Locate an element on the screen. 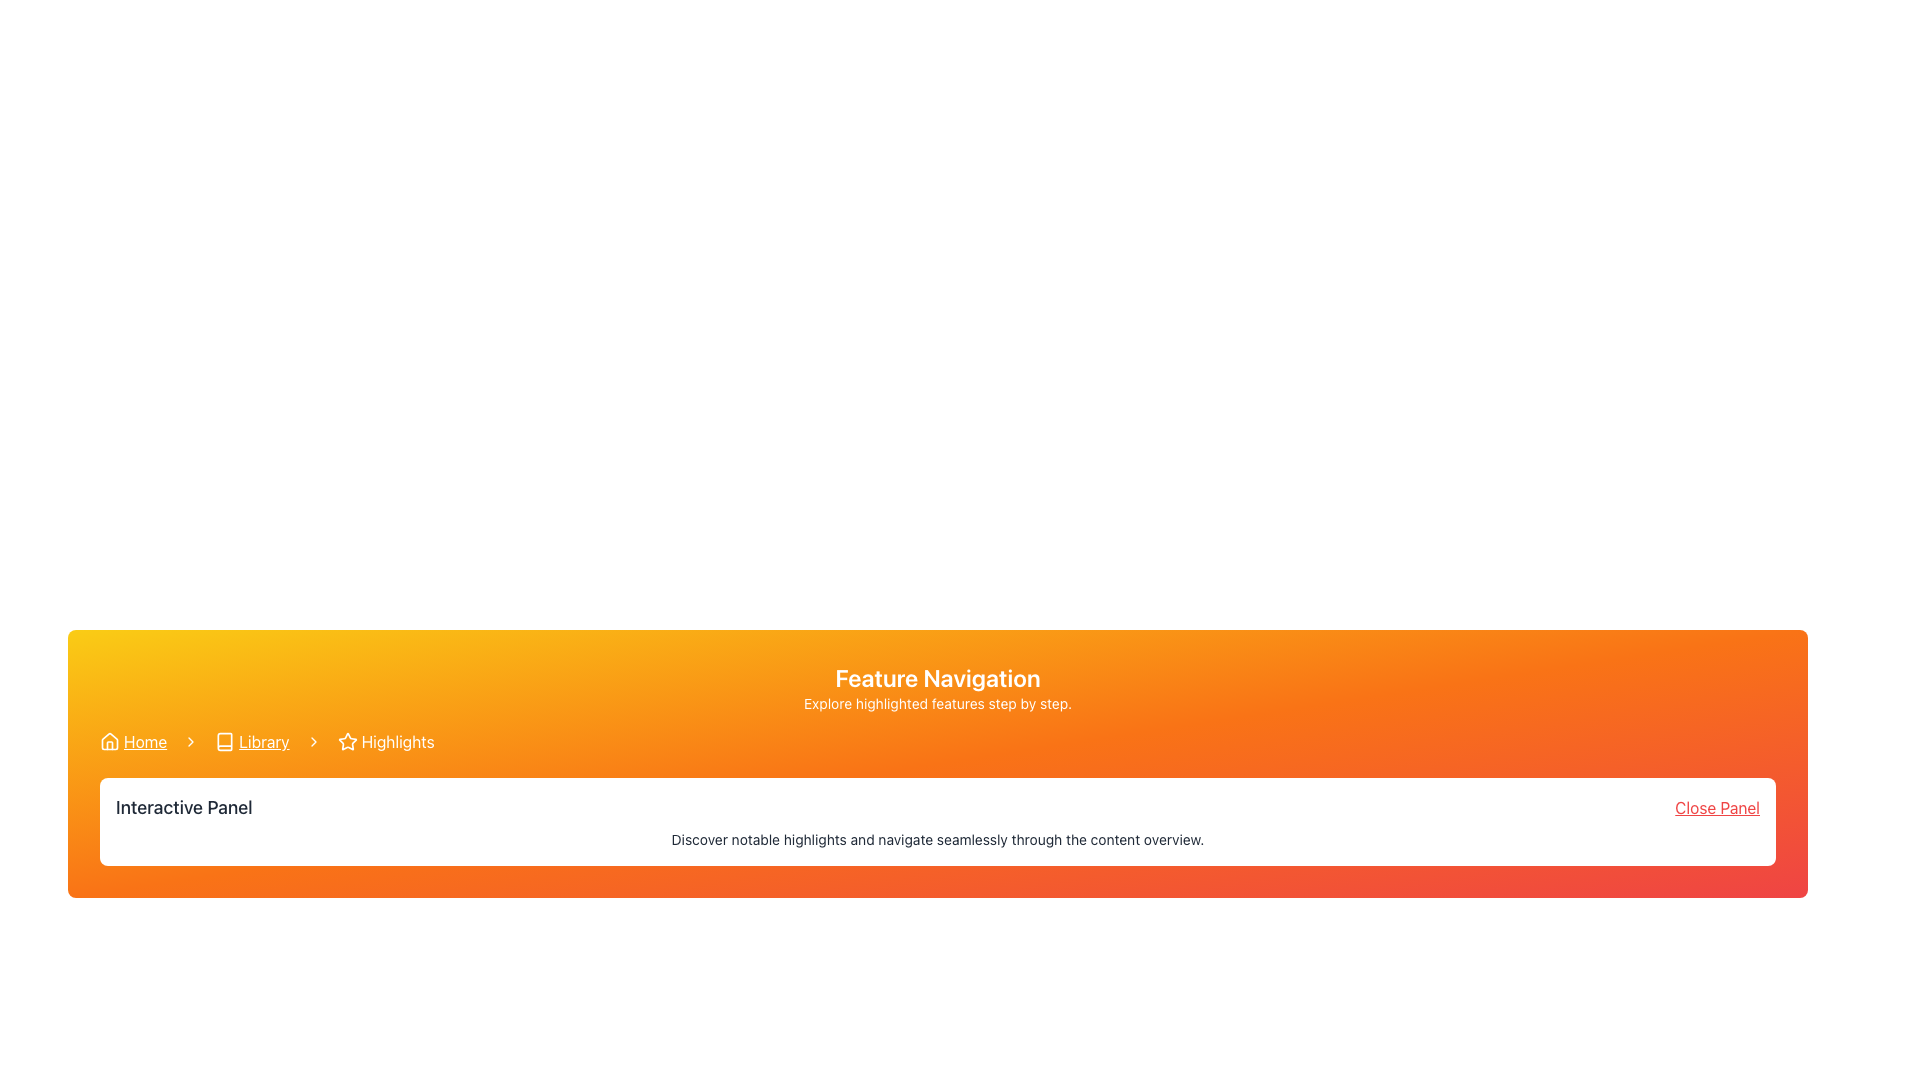 The width and height of the screenshot is (1920, 1080). the decorative icon associated with the 'Highlights' breadcrumb link is located at coordinates (347, 741).